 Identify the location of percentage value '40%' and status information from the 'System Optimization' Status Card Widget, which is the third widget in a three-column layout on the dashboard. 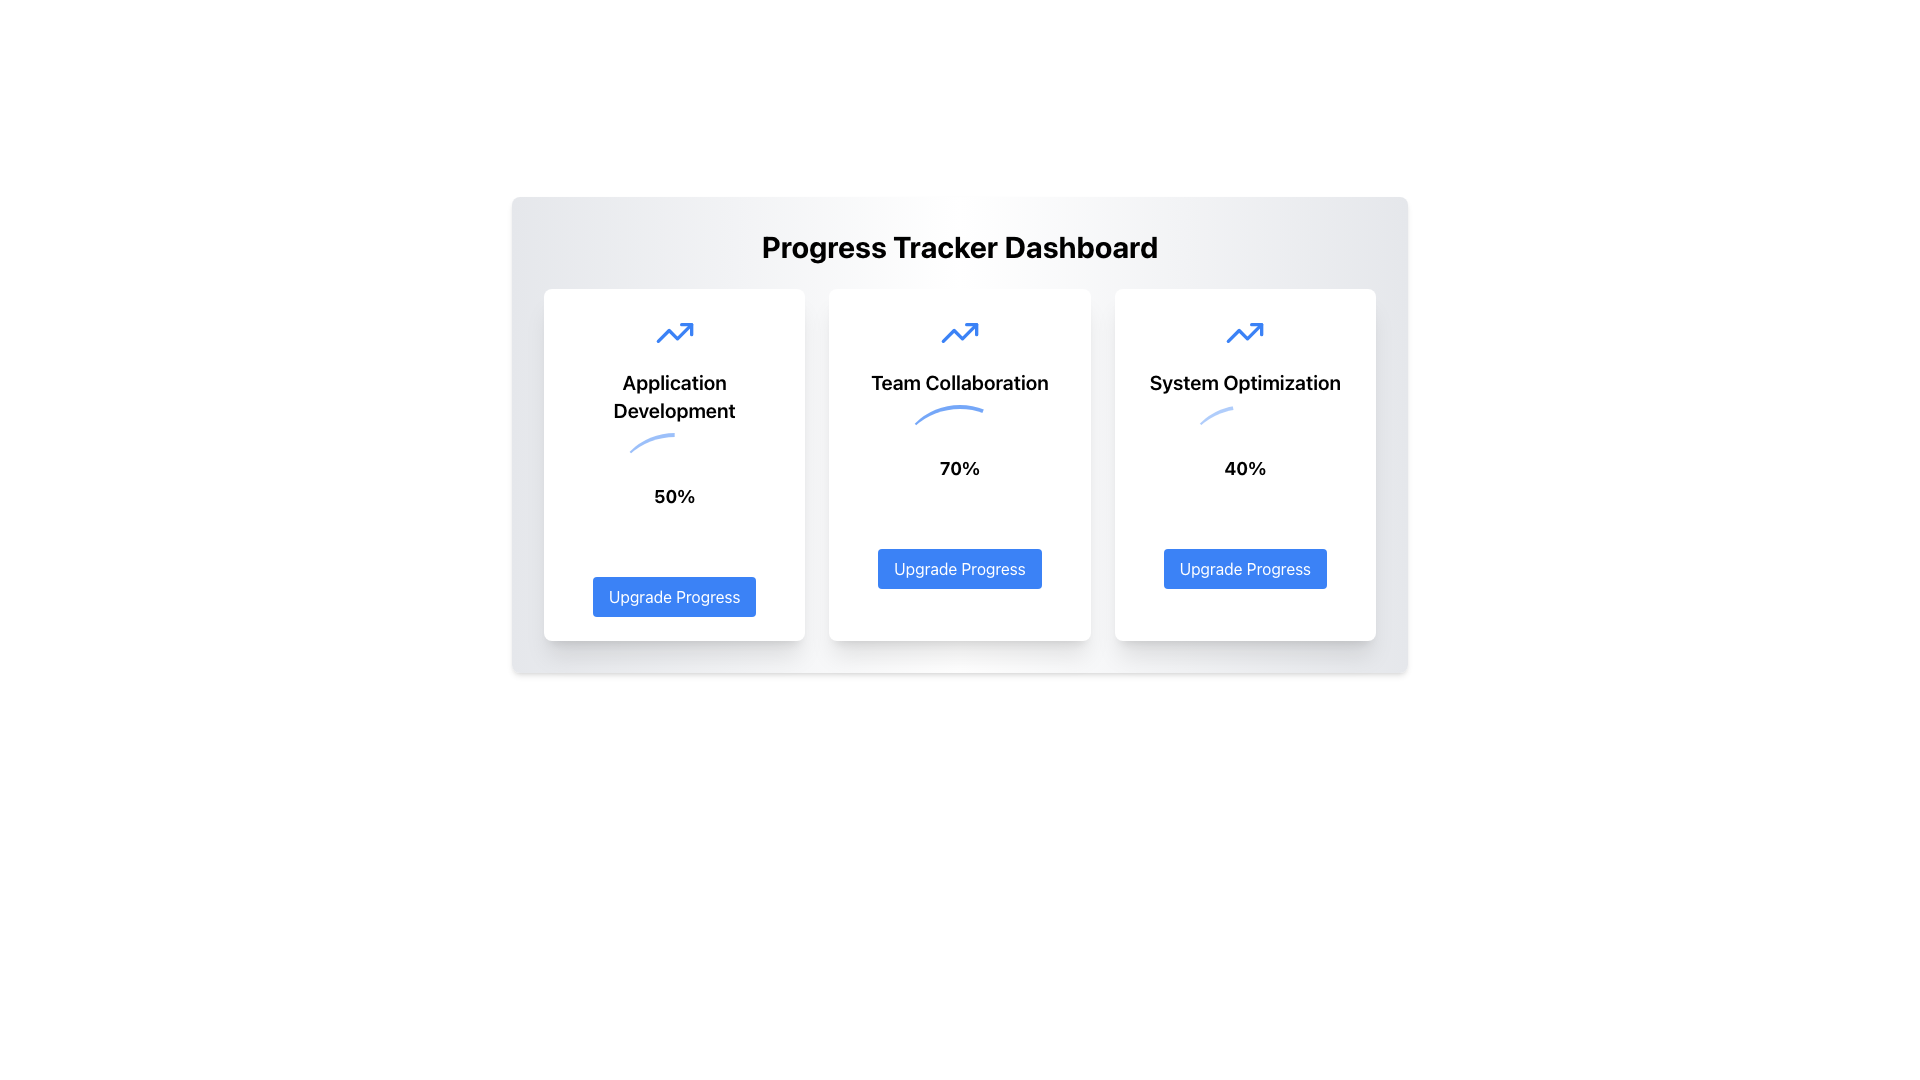
(1244, 465).